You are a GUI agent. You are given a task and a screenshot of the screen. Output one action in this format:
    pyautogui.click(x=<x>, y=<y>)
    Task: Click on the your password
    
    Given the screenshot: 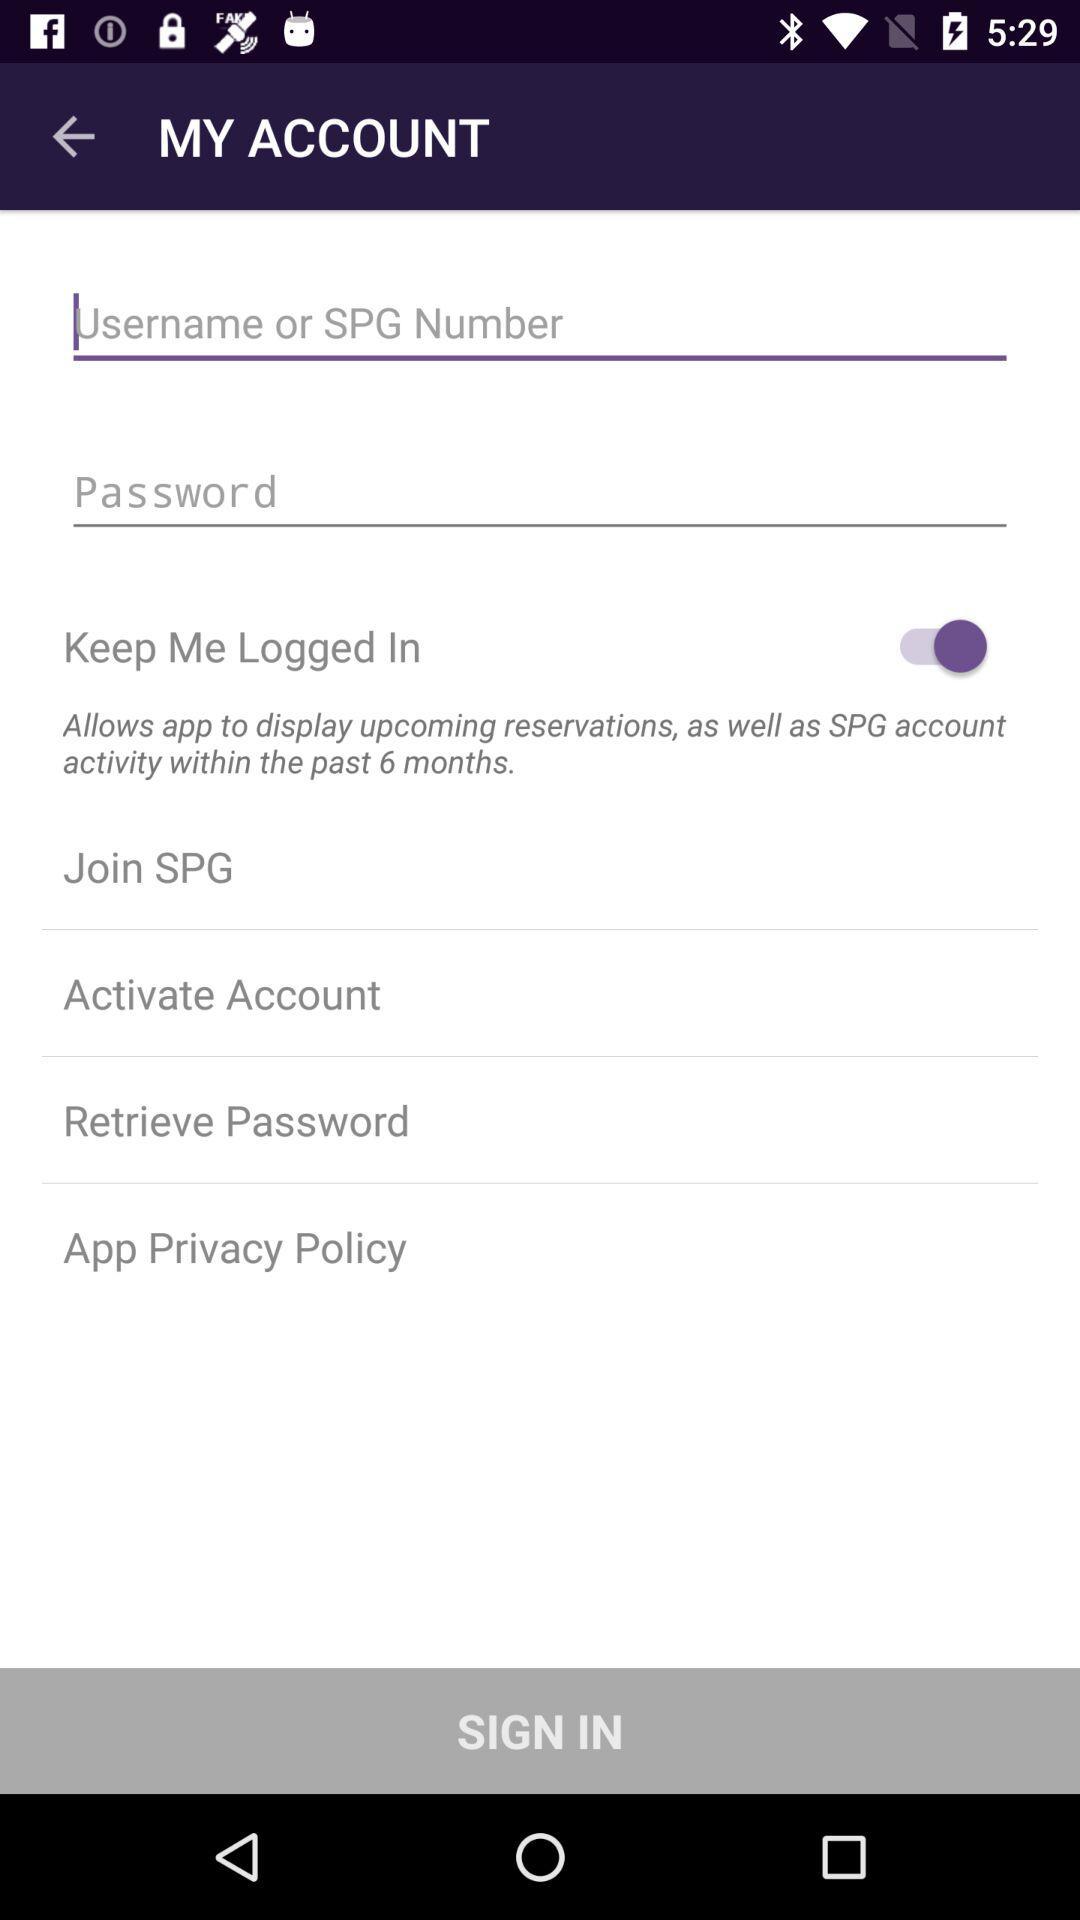 What is the action you would take?
    pyautogui.click(x=540, y=491)
    